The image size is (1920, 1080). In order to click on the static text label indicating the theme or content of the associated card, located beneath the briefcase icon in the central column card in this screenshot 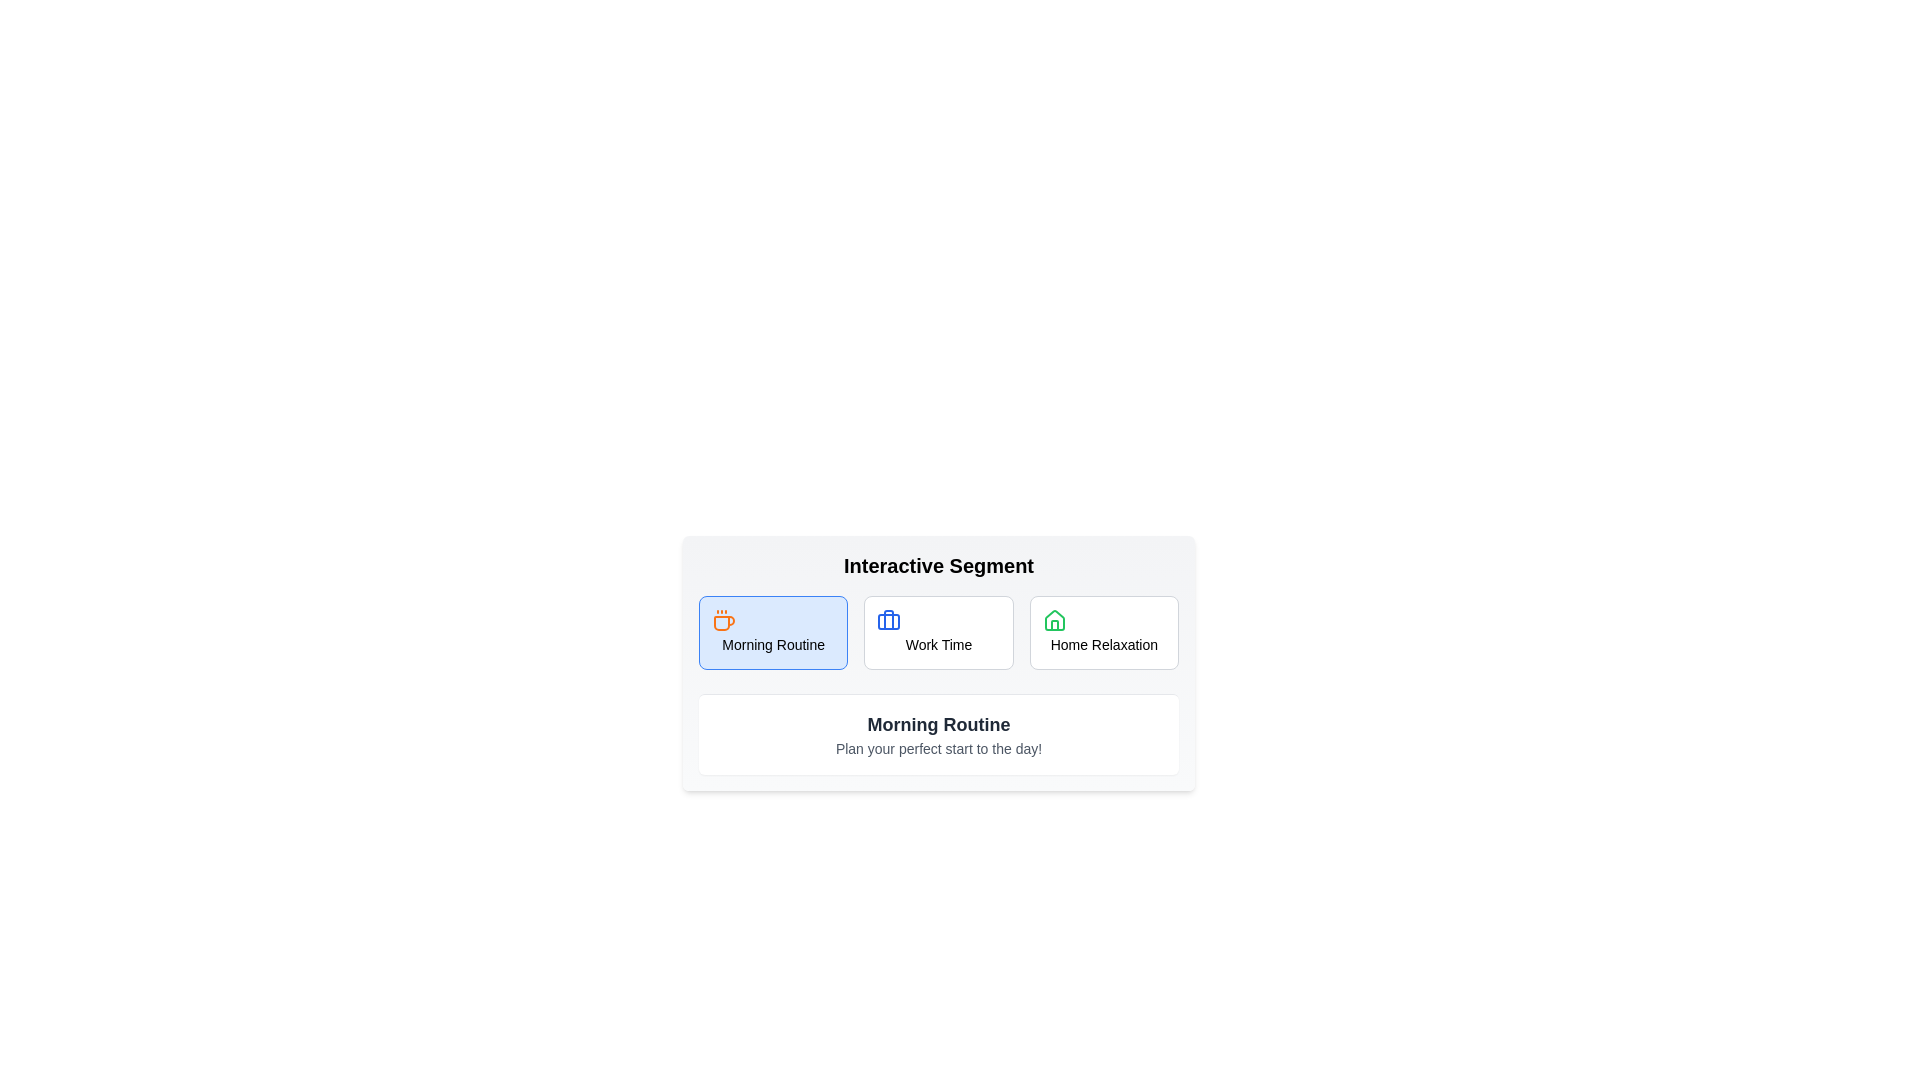, I will do `click(938, 644)`.